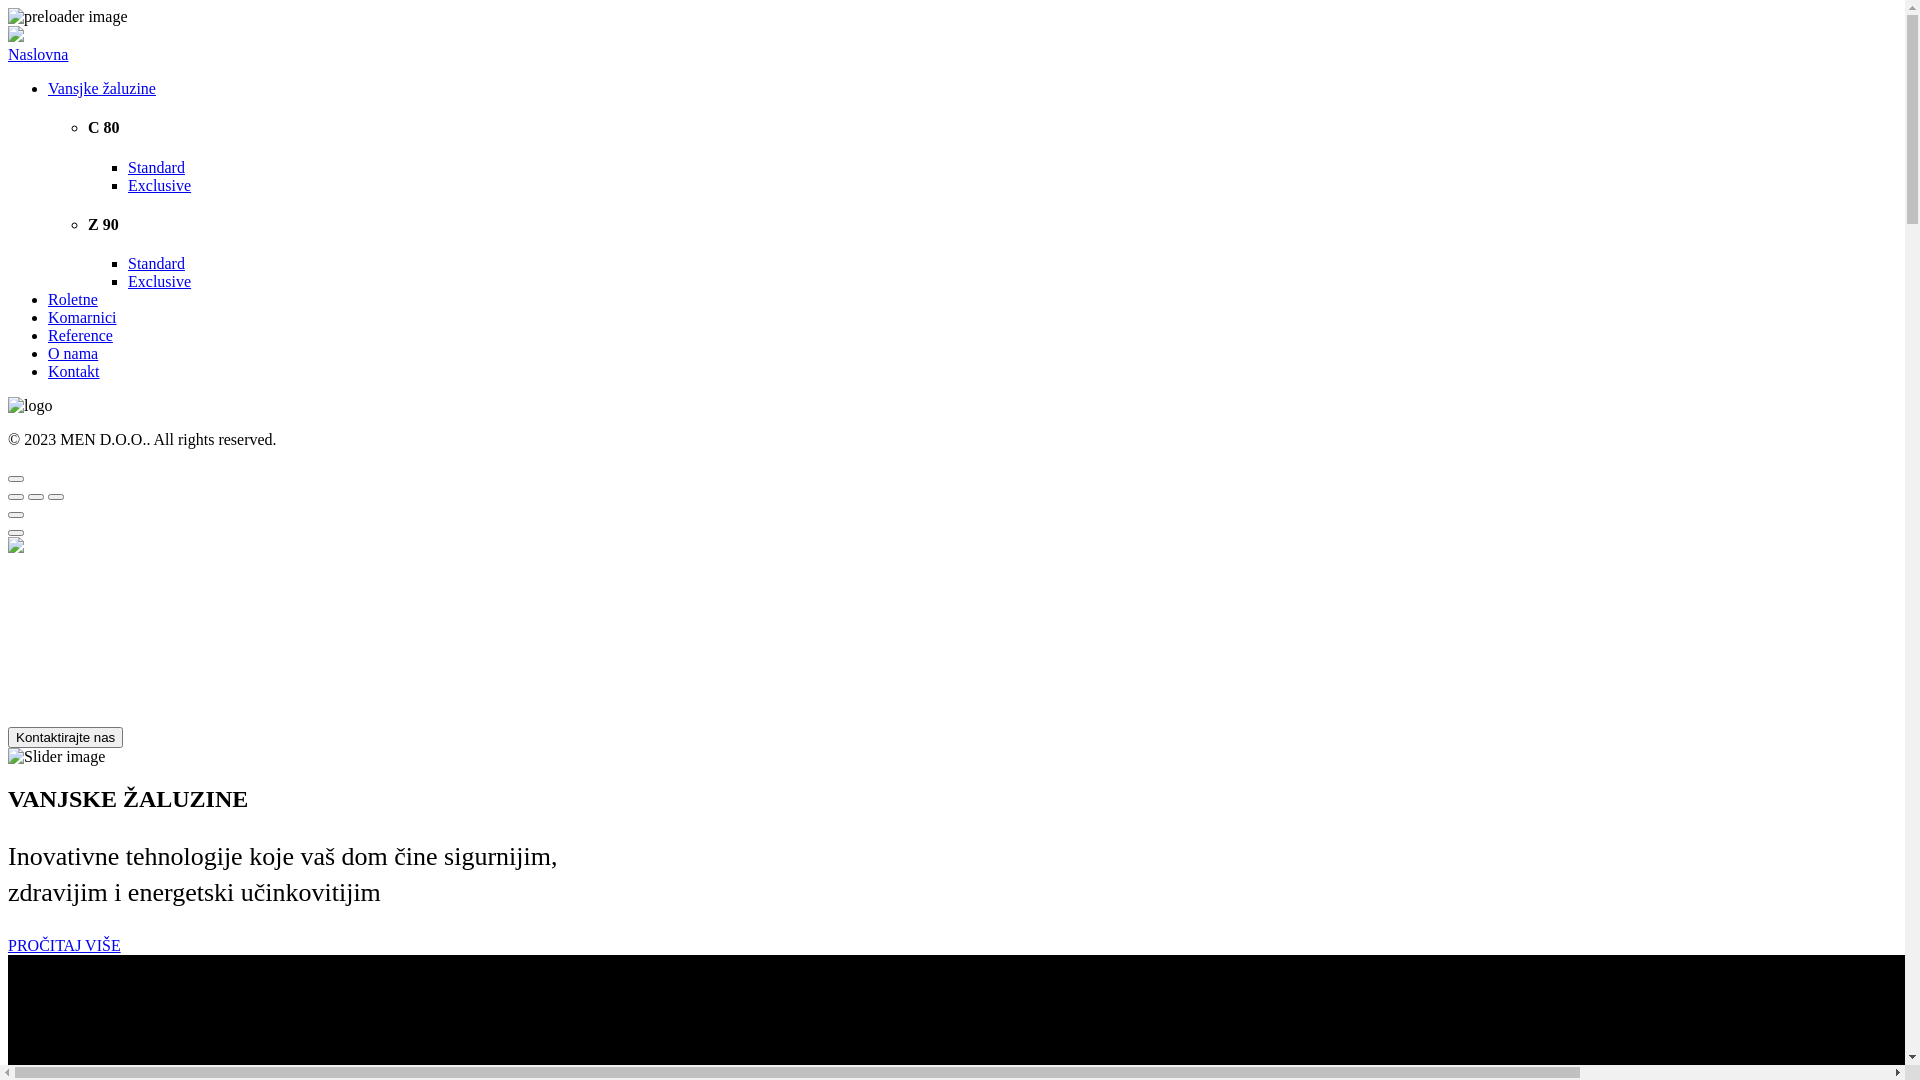 This screenshot has width=1920, height=1080. I want to click on 'Roletne', so click(72, 299).